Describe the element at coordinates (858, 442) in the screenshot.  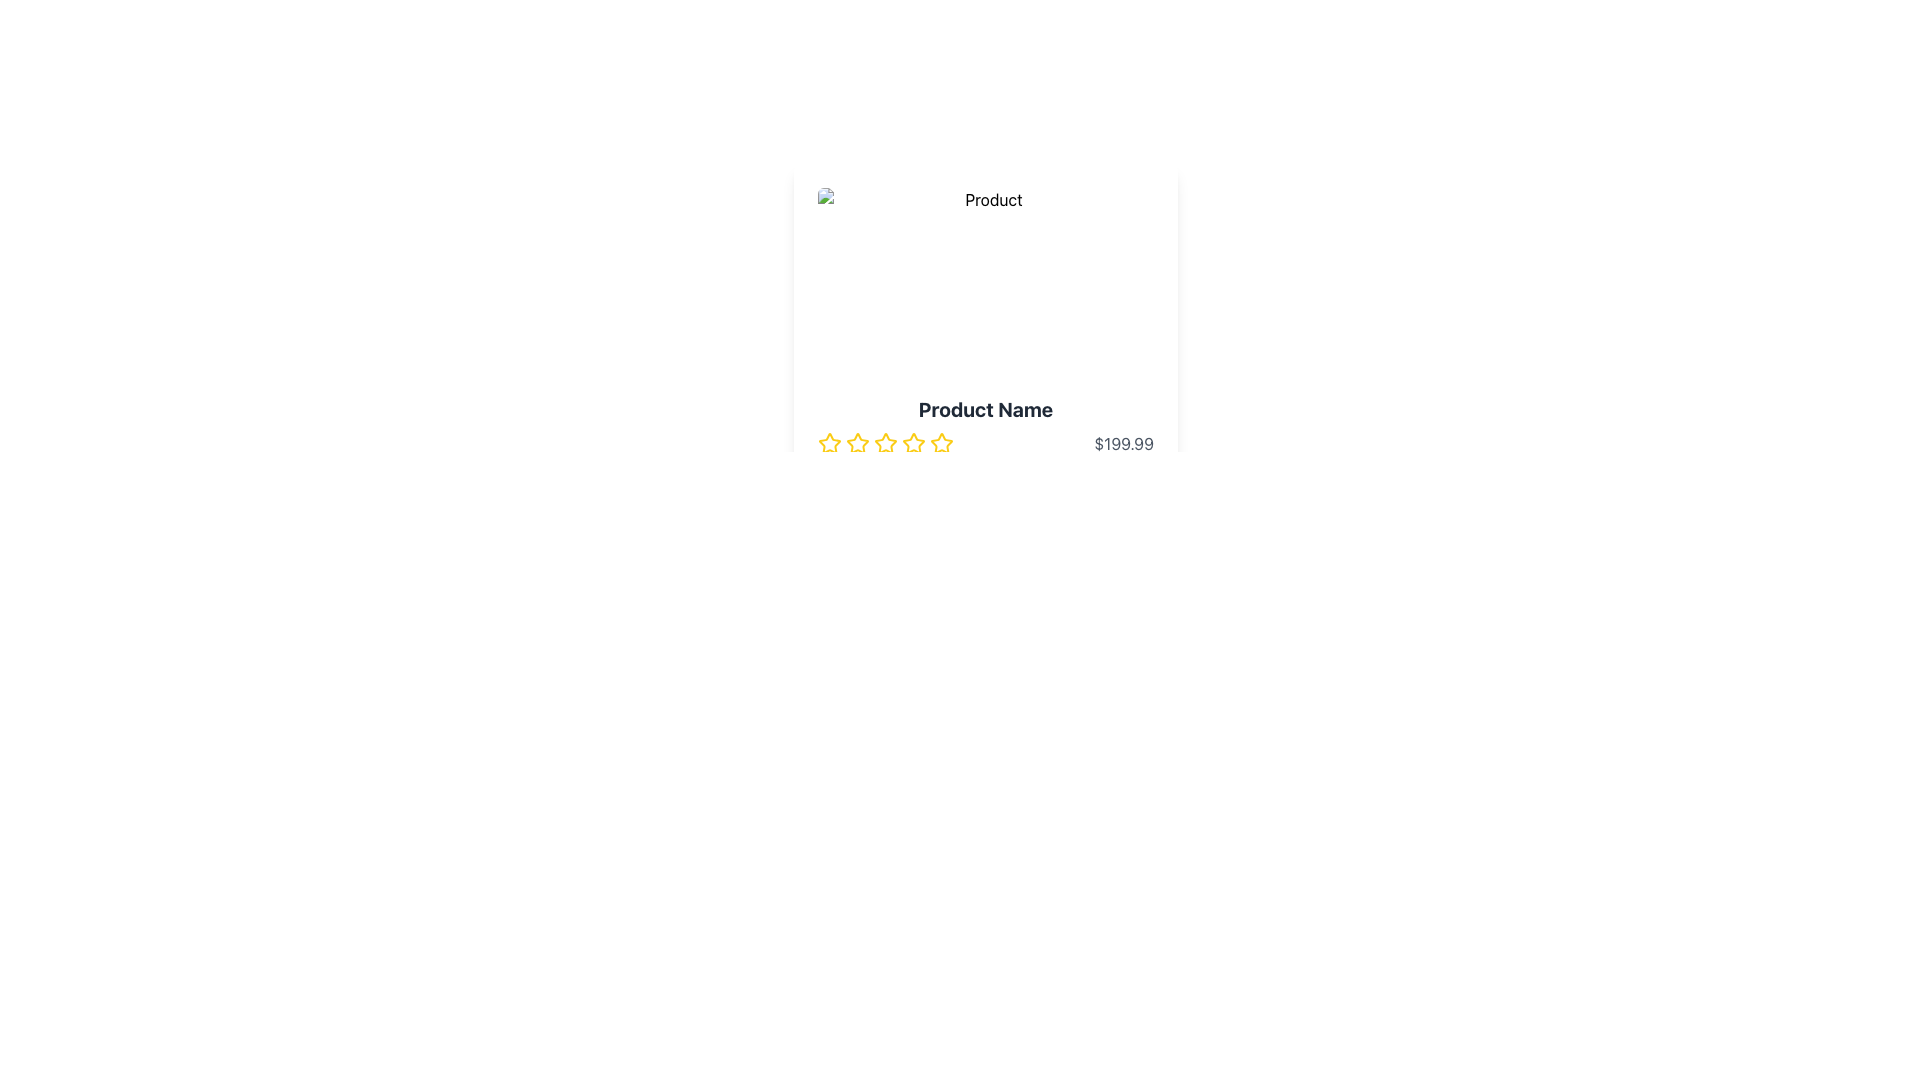
I see `the yellow star icon, which is the first in a sequence of five rating stars located under the 'Product Name' and to the left of the product price, to rate it` at that location.